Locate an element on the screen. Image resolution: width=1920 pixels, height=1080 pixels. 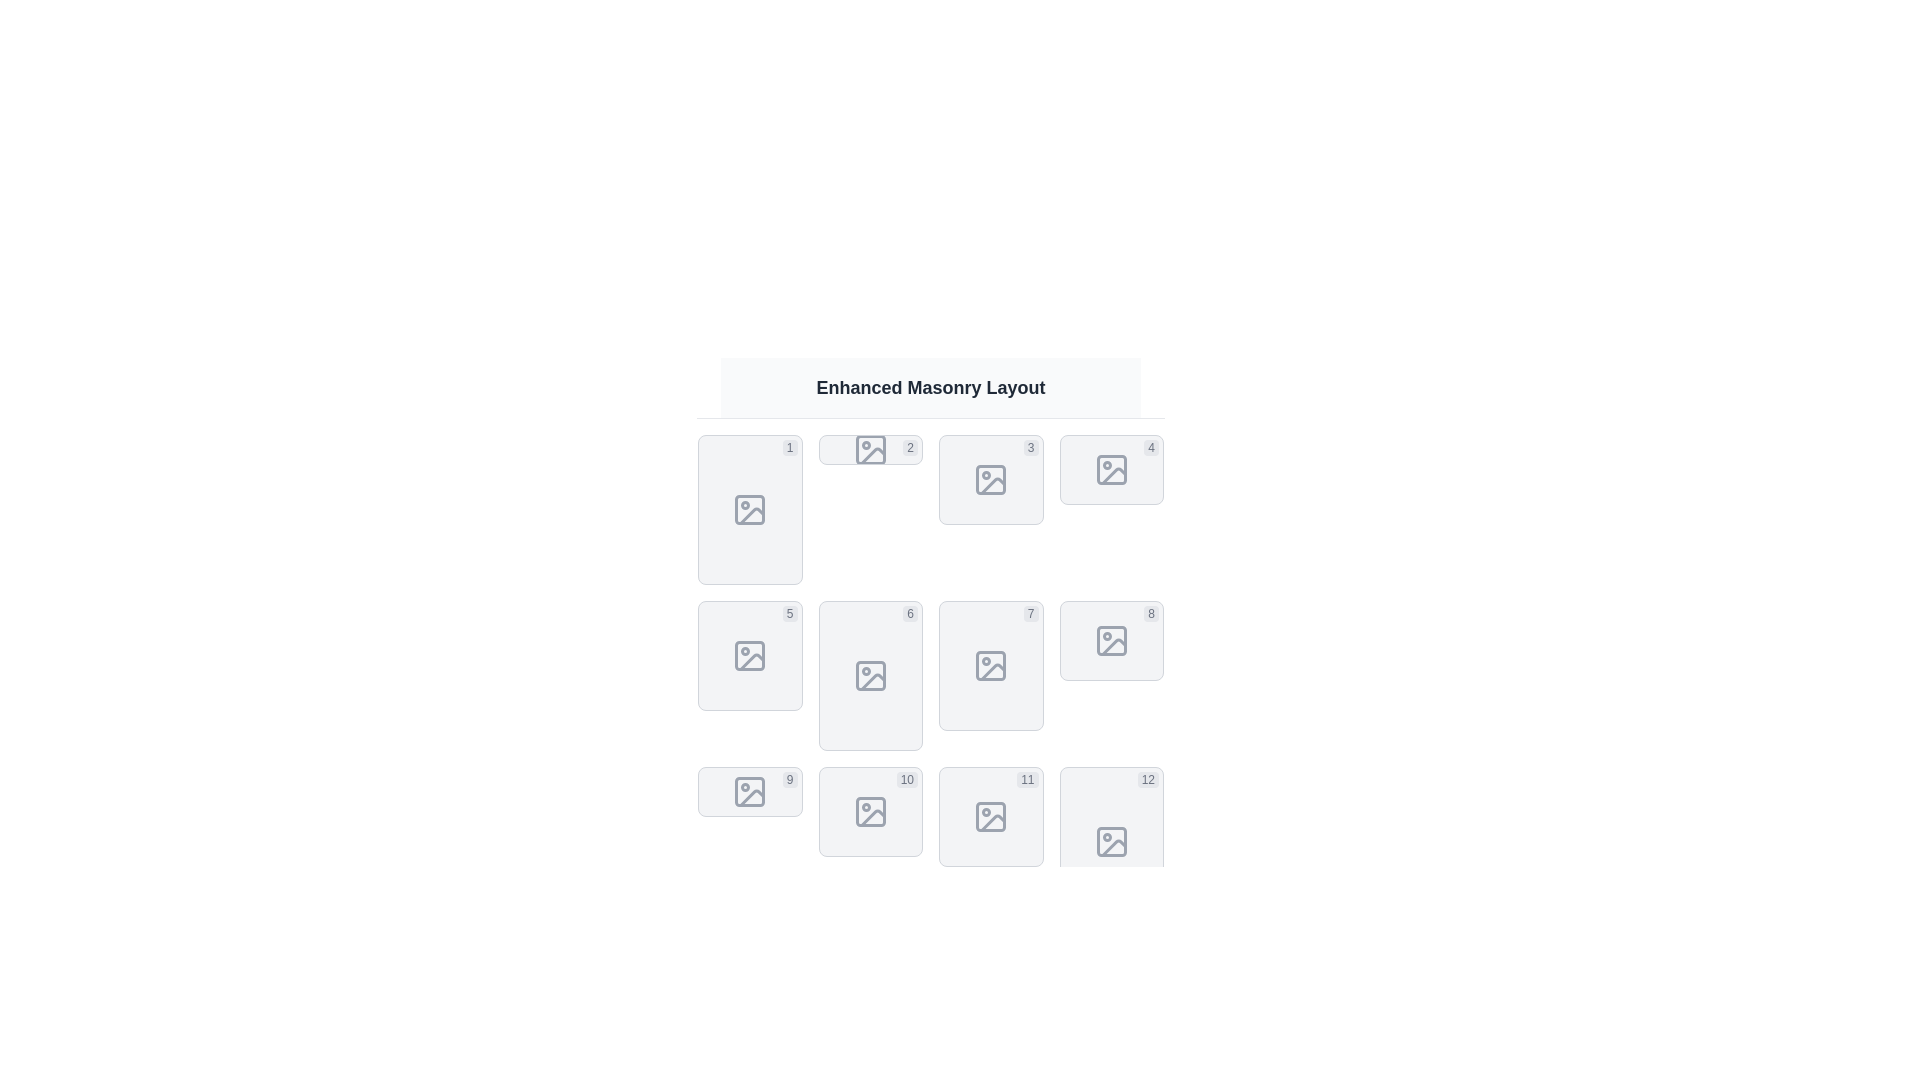
the grid item component labeled '4', which serves as a display element in the grid layout is located at coordinates (1110, 470).